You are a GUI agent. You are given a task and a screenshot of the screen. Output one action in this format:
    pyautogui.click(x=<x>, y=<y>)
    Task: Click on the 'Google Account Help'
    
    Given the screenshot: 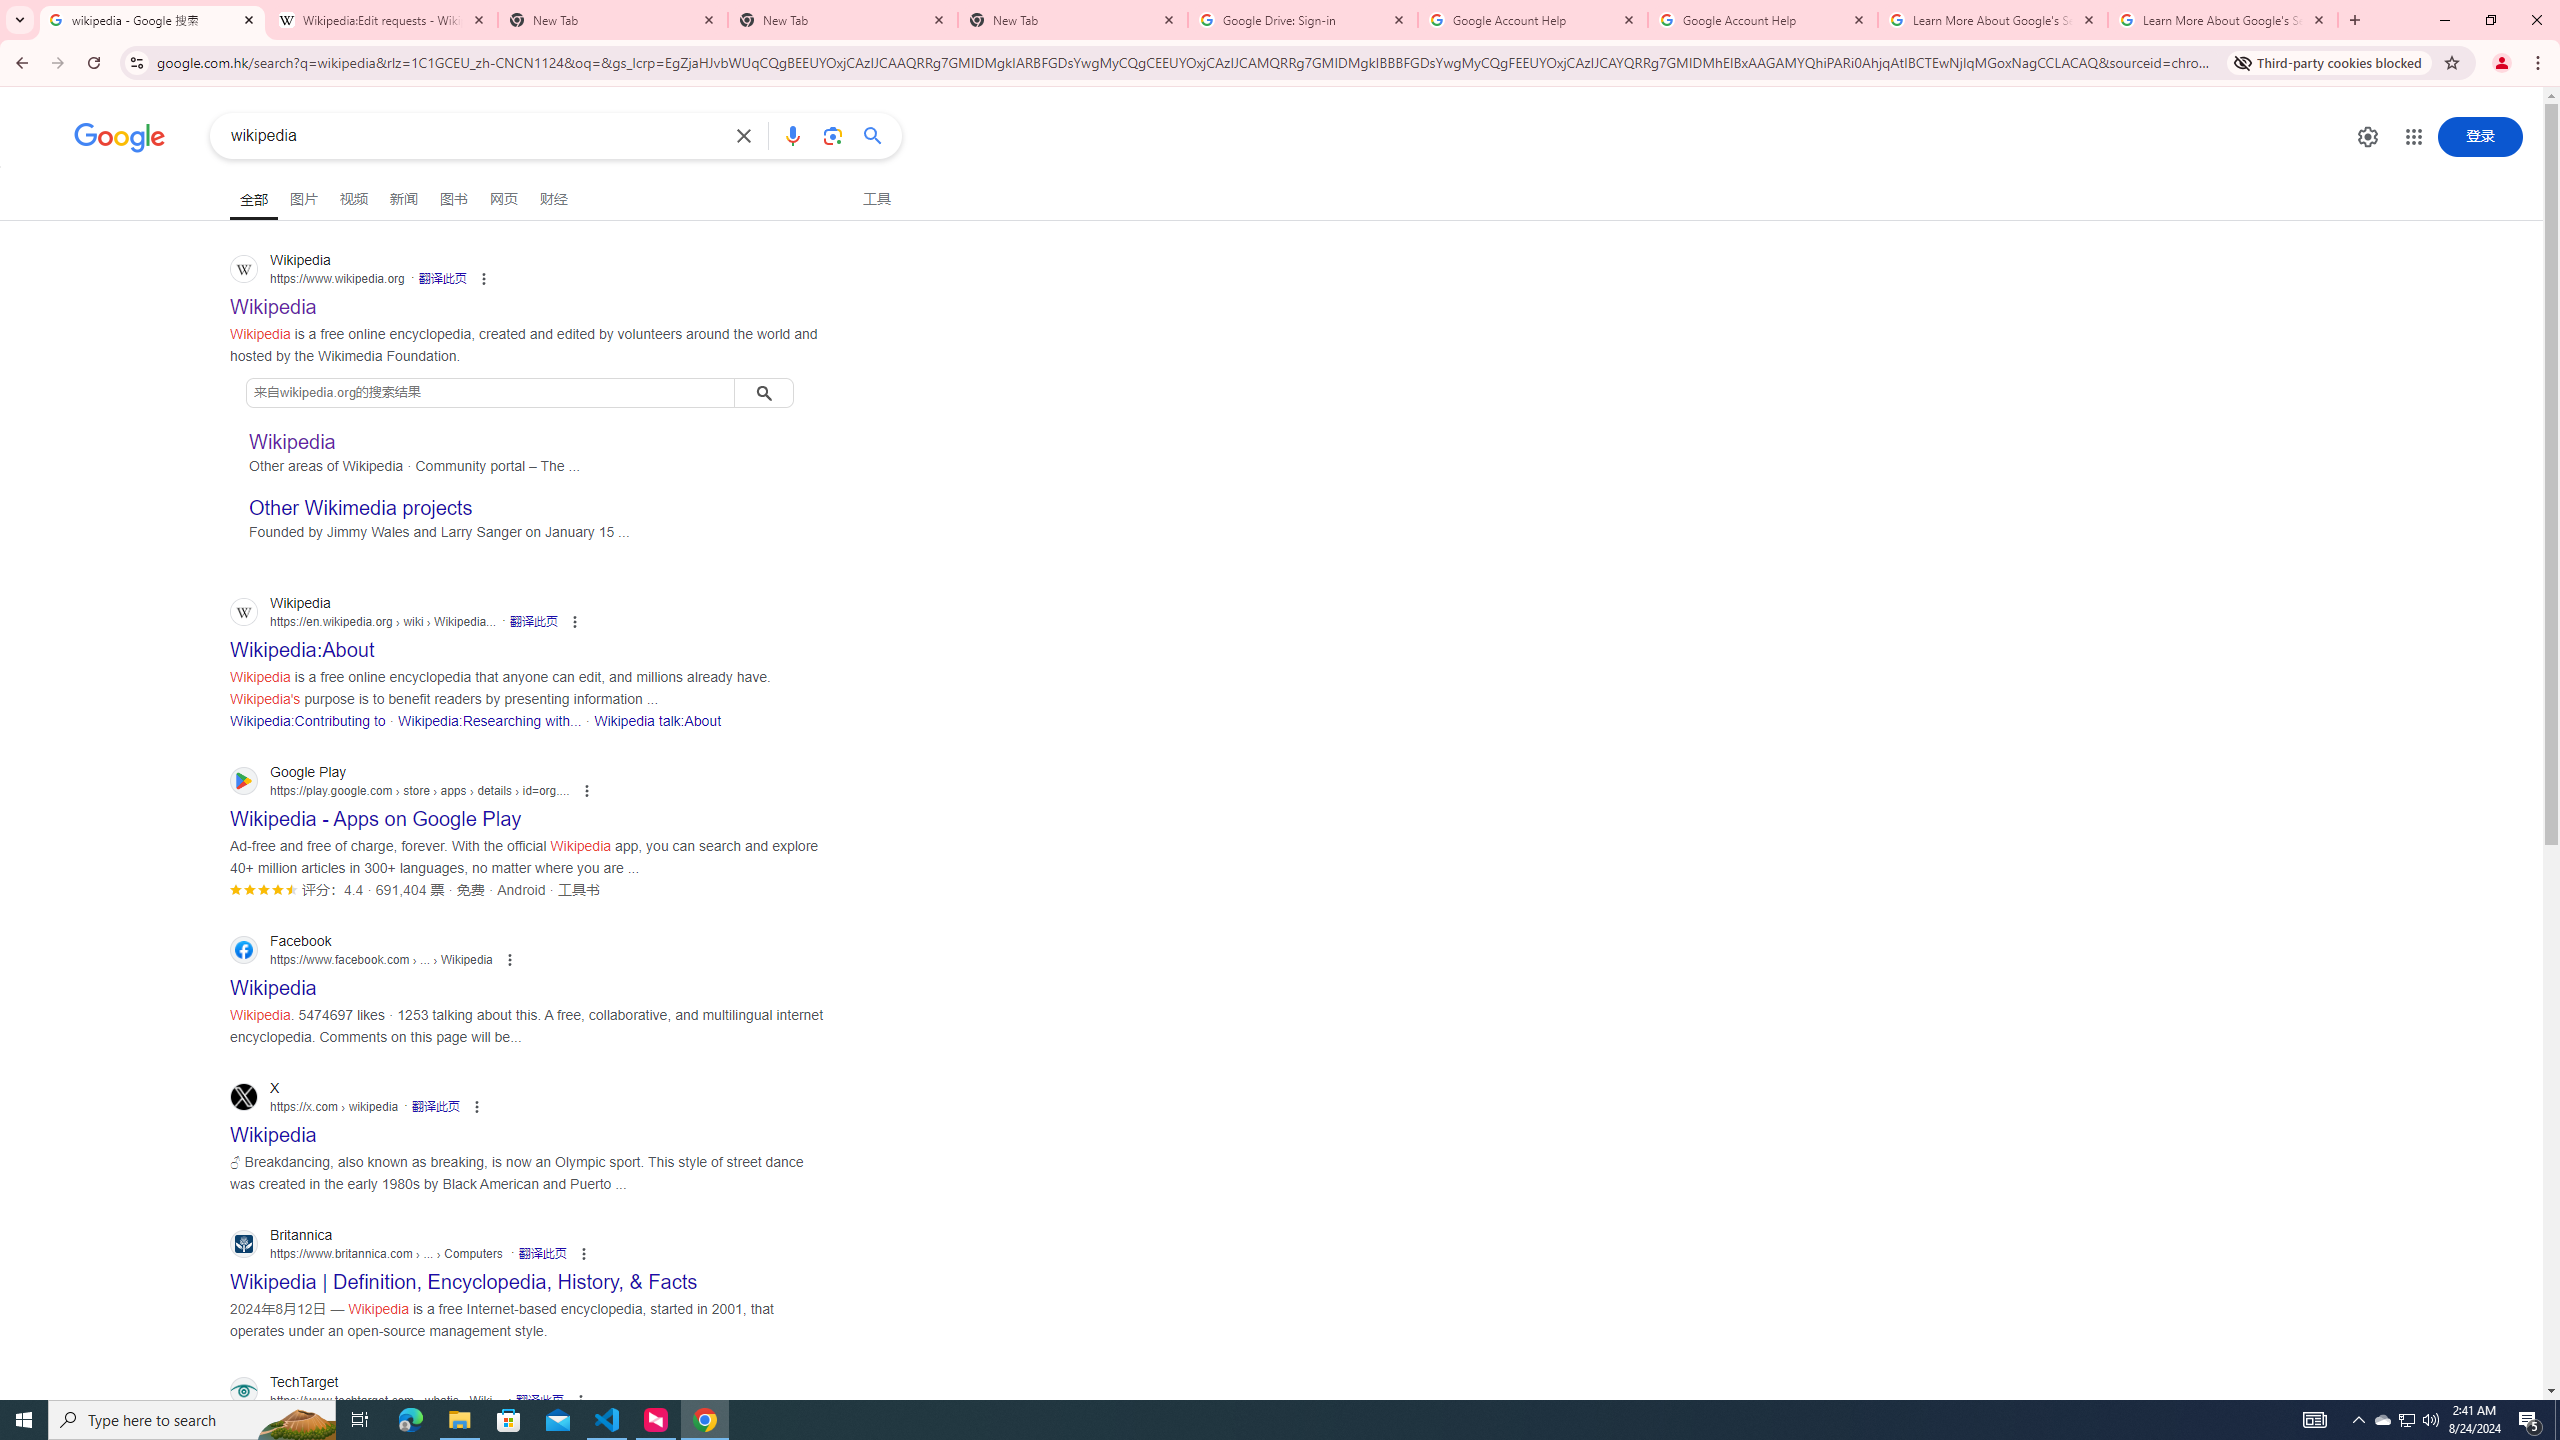 What is the action you would take?
    pyautogui.click(x=1761, y=19)
    